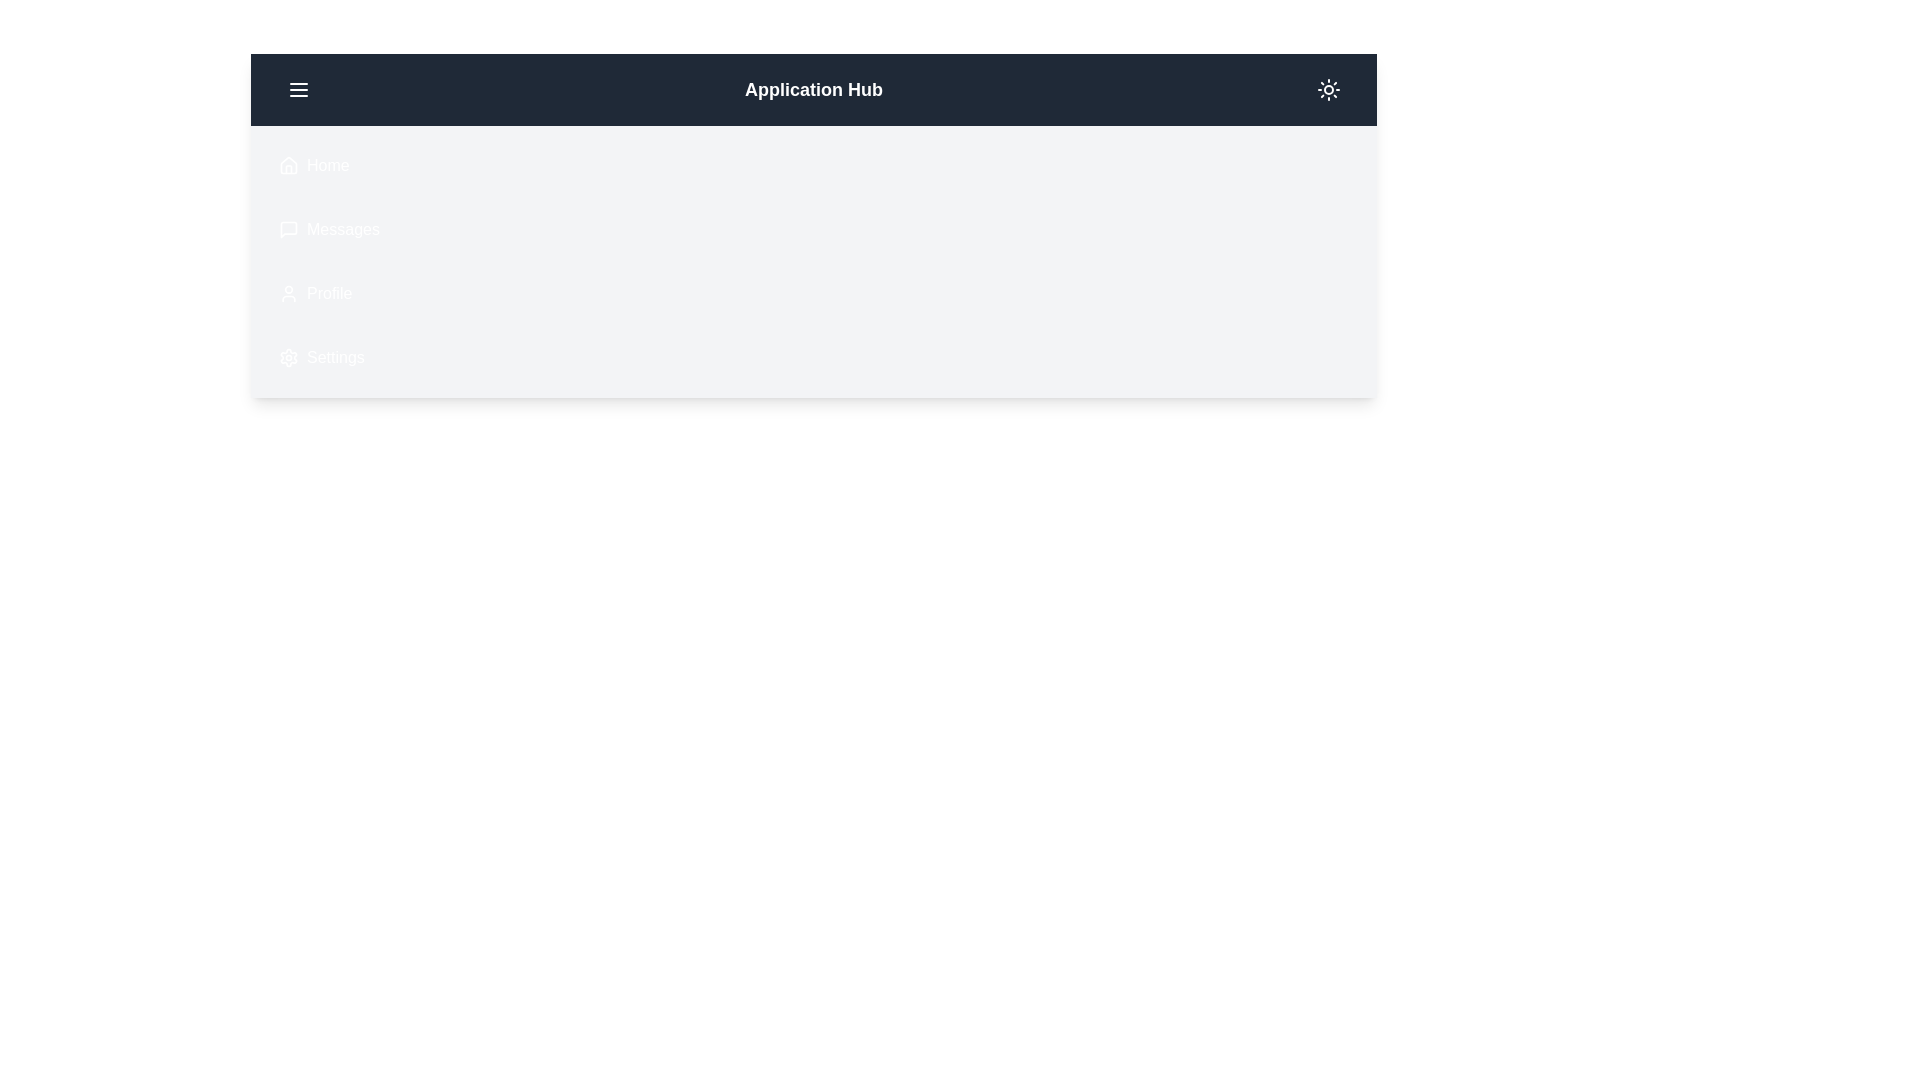 The image size is (1920, 1080). Describe the element at coordinates (1329, 88) in the screenshot. I see `the dark mode toggle button located at the top-right corner of the app bar` at that location.